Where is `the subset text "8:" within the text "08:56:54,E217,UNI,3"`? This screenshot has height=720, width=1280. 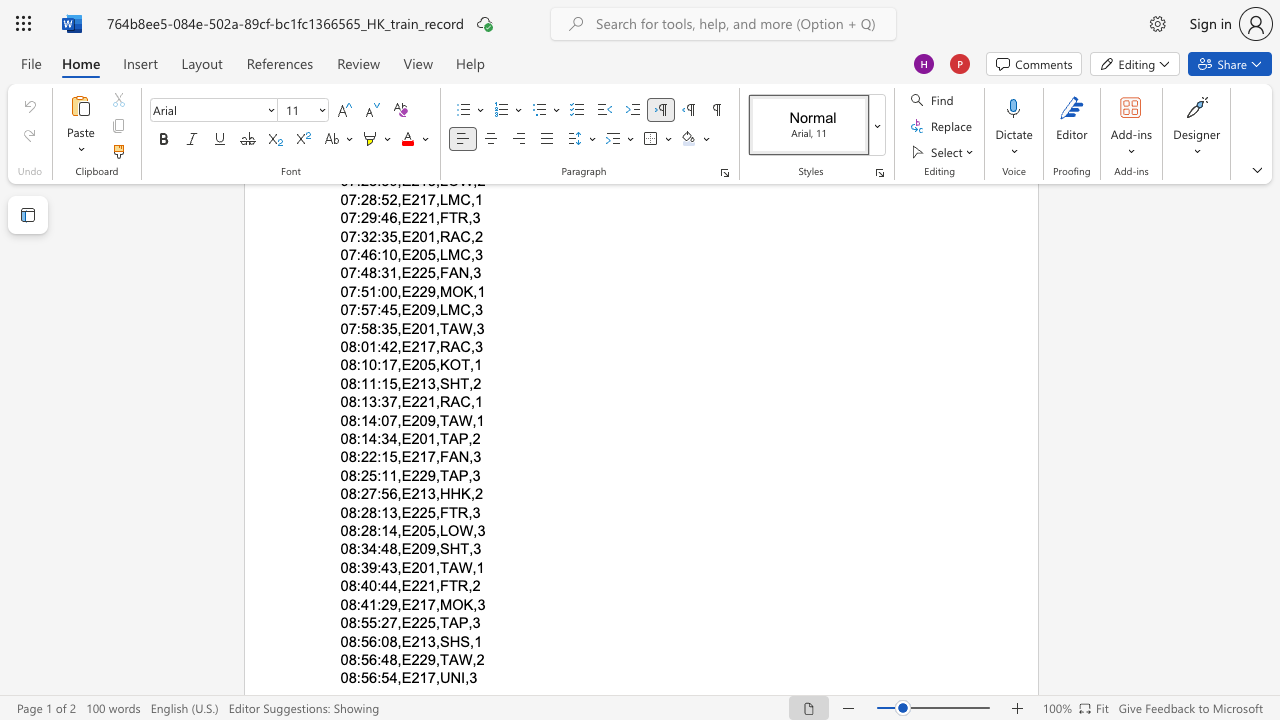
the subset text "8:" within the text "08:56:54,E217,UNI,3" is located at coordinates (348, 677).